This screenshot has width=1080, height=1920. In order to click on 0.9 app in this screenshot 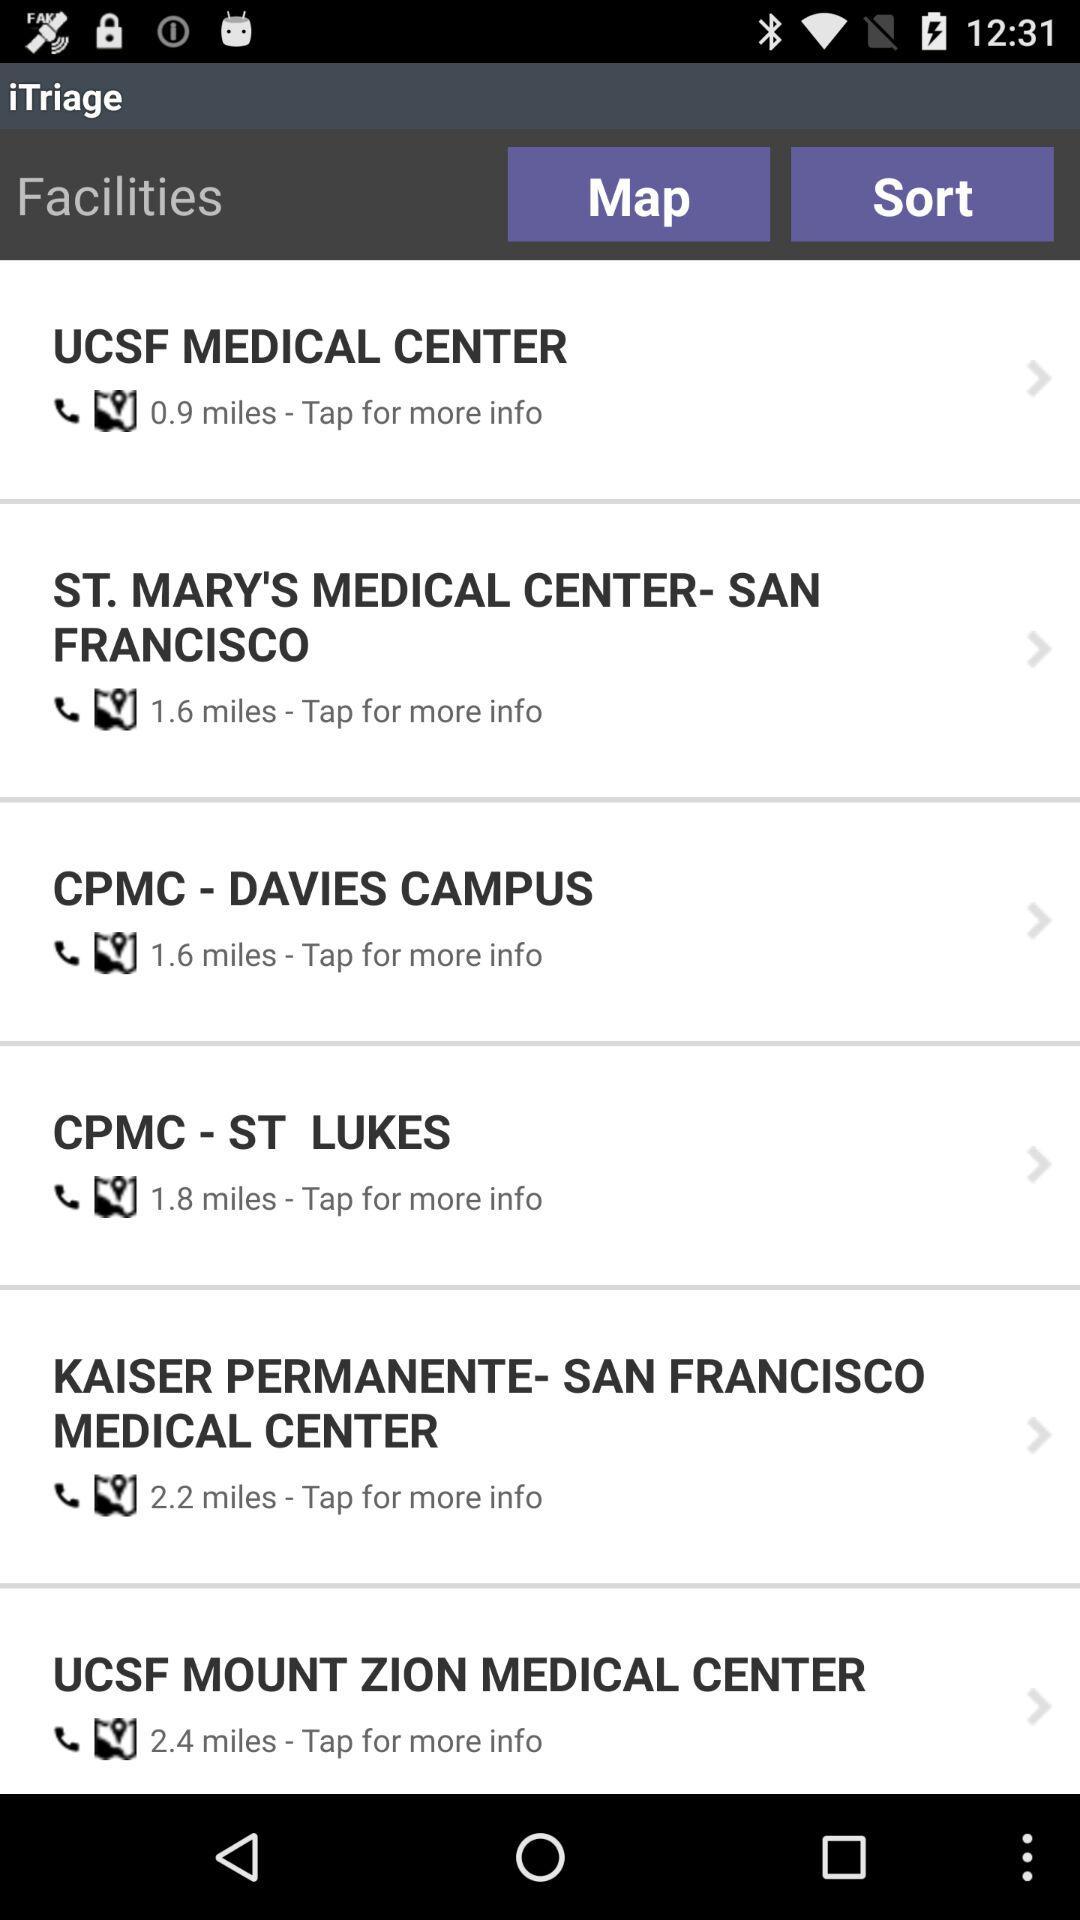, I will do `click(164, 410)`.